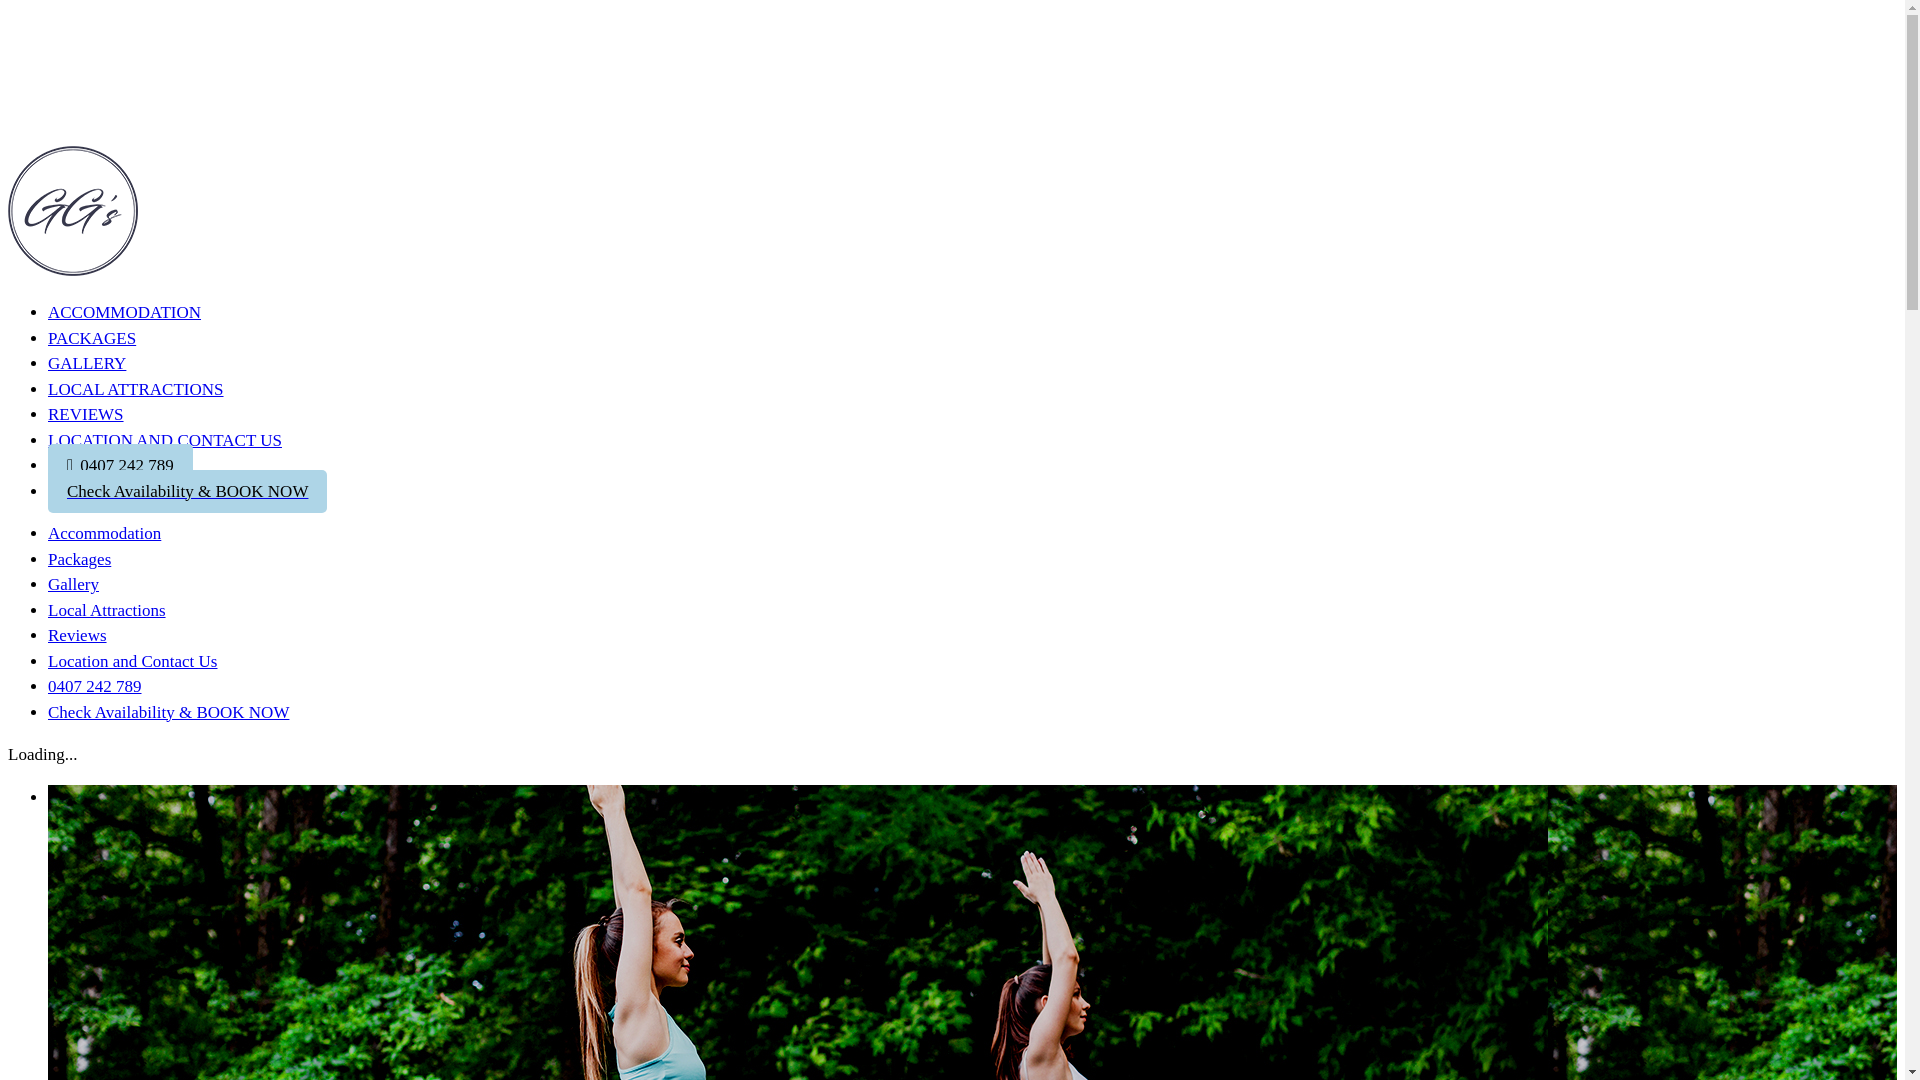  Describe the element at coordinates (7, 7) in the screenshot. I see `'Skip to content'` at that location.